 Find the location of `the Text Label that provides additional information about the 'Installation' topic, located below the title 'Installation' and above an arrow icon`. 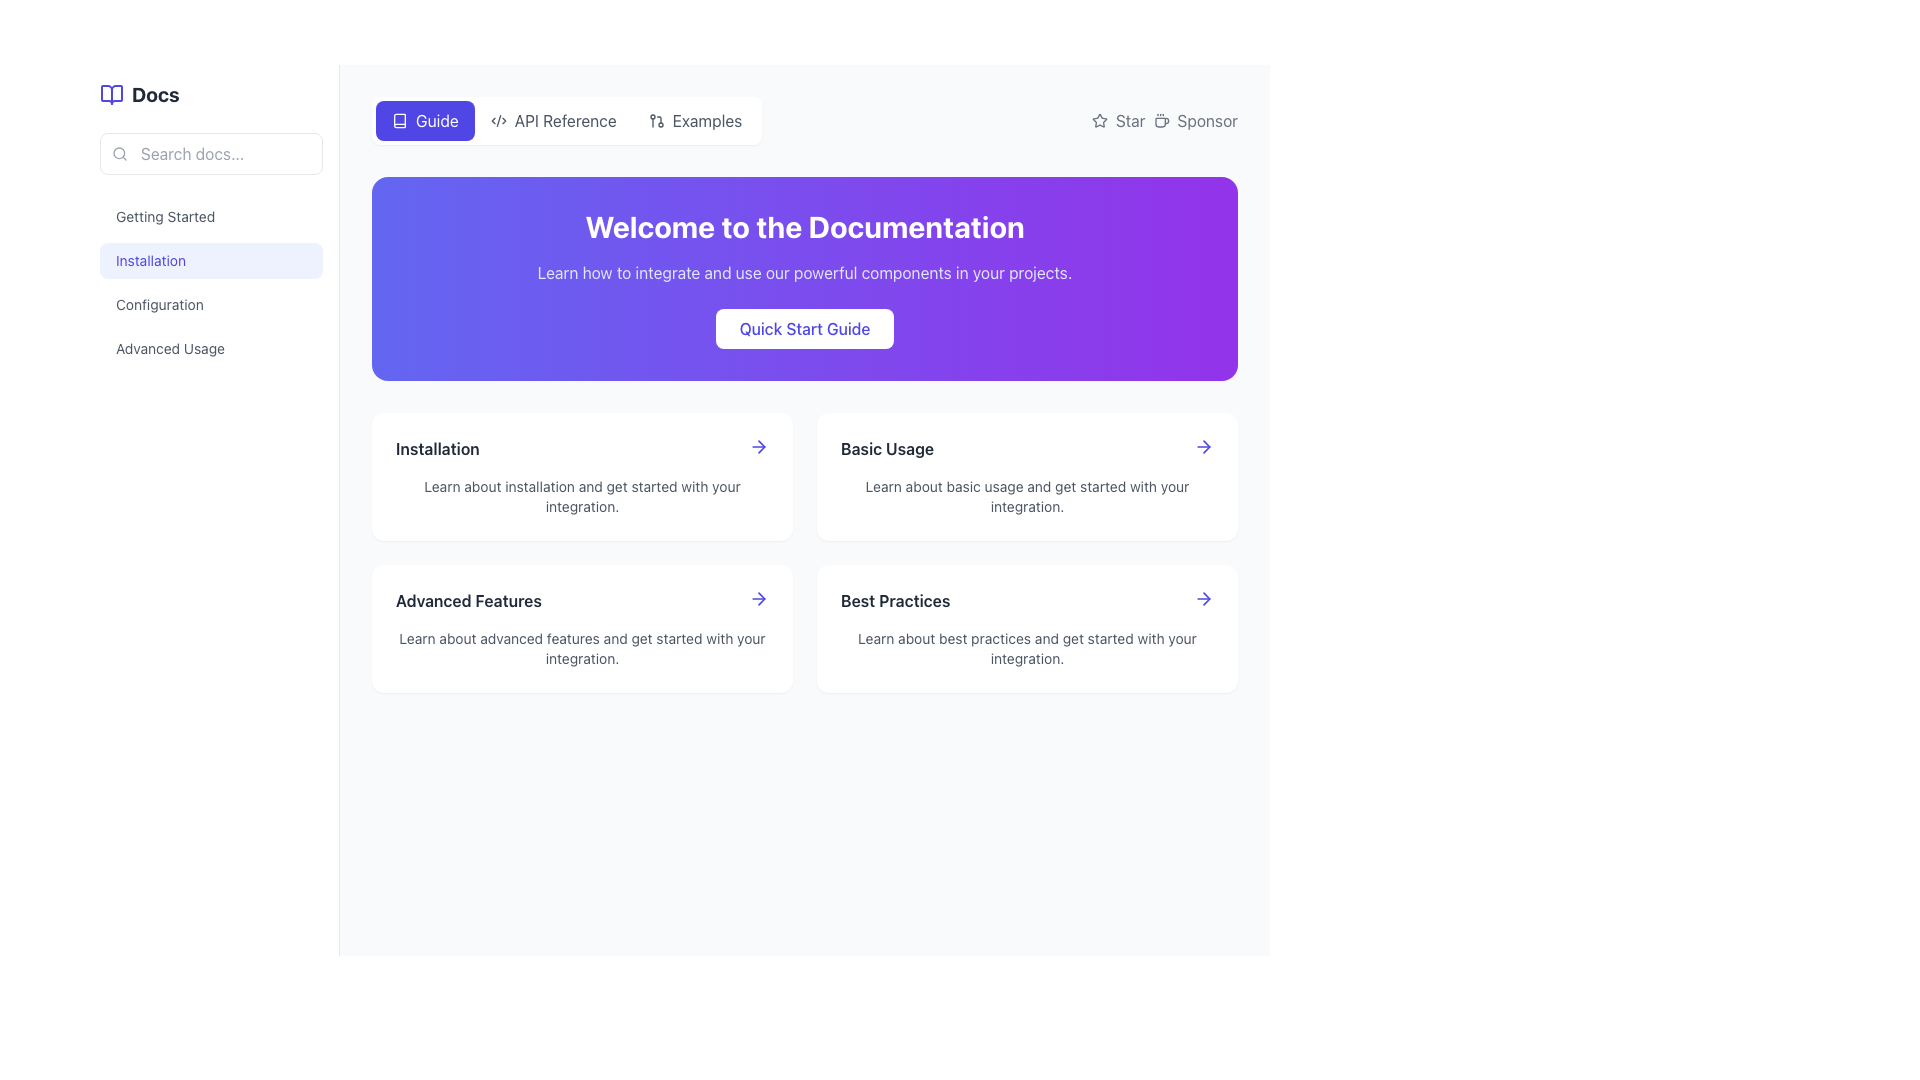

the Text Label that provides additional information about the 'Installation' topic, located below the title 'Installation' and above an arrow icon is located at coordinates (581, 496).